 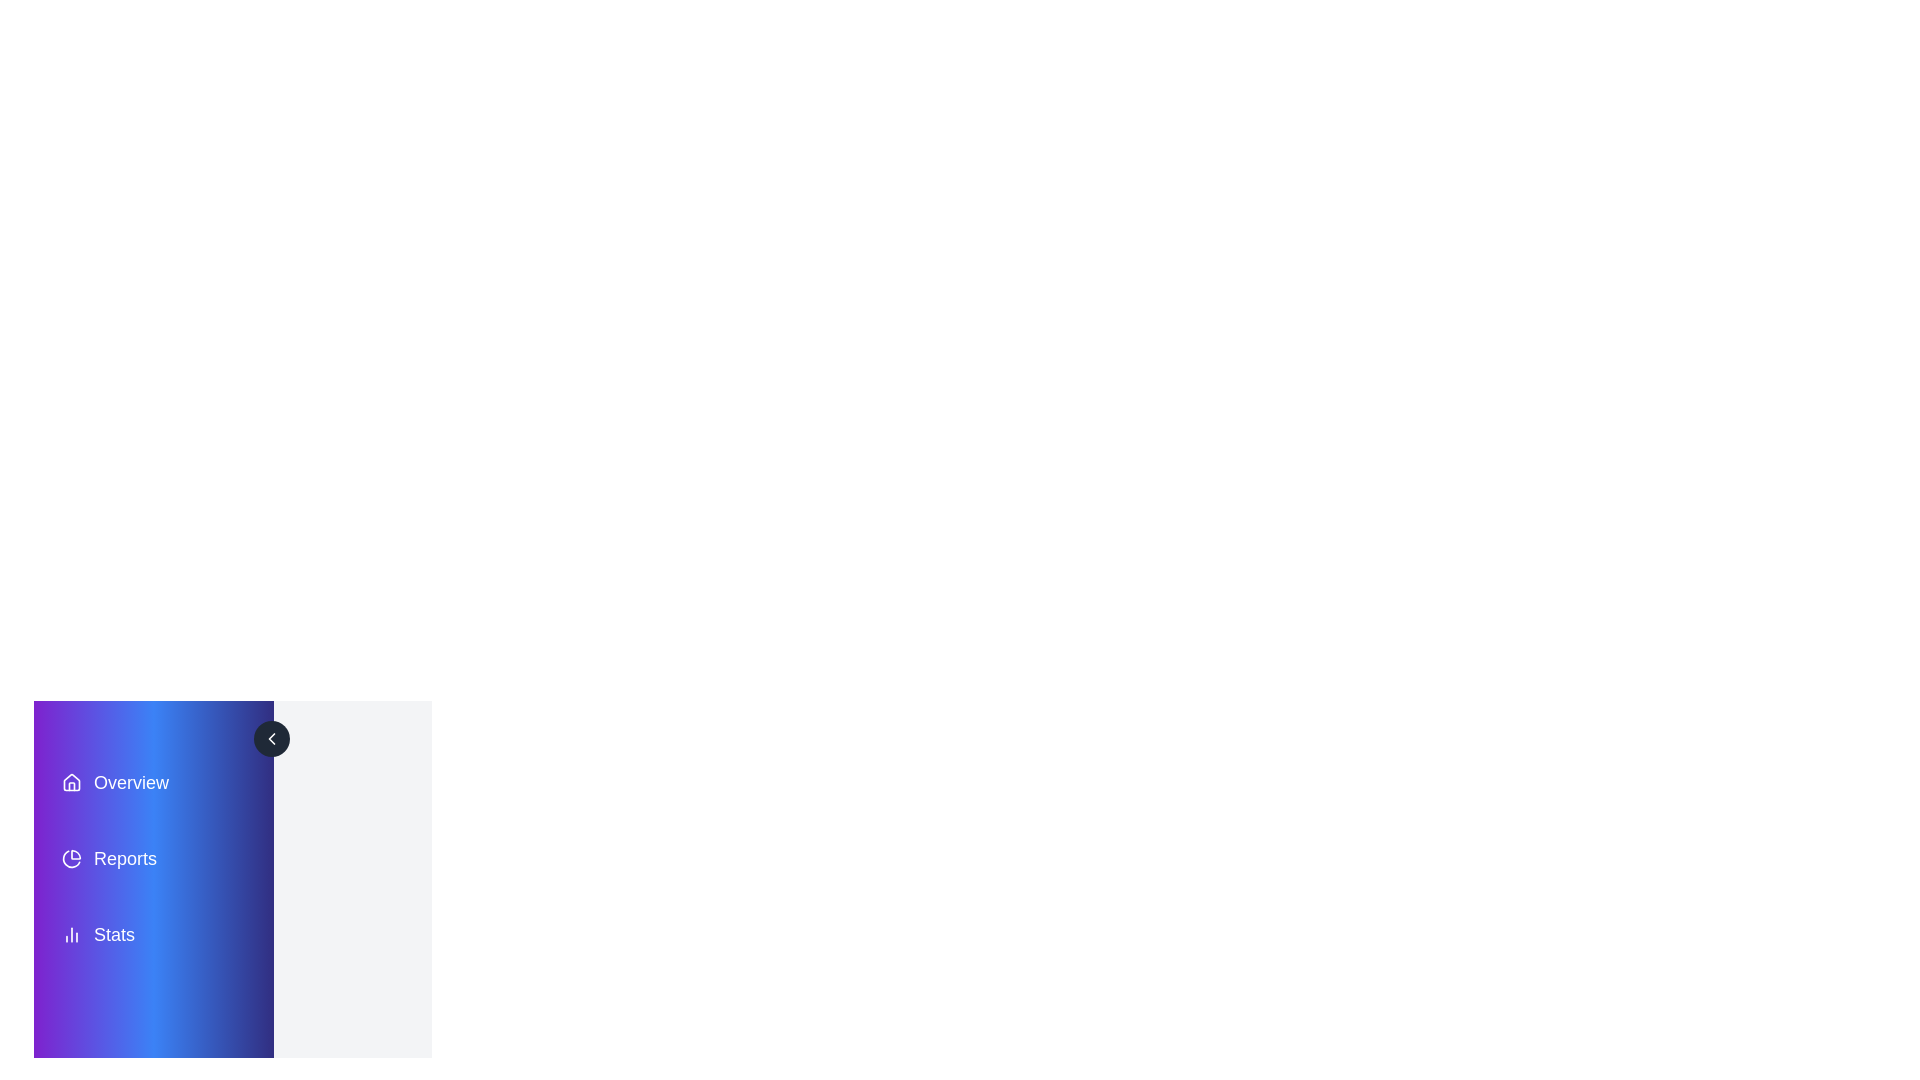 What do you see at coordinates (152, 782) in the screenshot?
I see `the menu item labeled Overview to view its hover effect` at bounding box center [152, 782].